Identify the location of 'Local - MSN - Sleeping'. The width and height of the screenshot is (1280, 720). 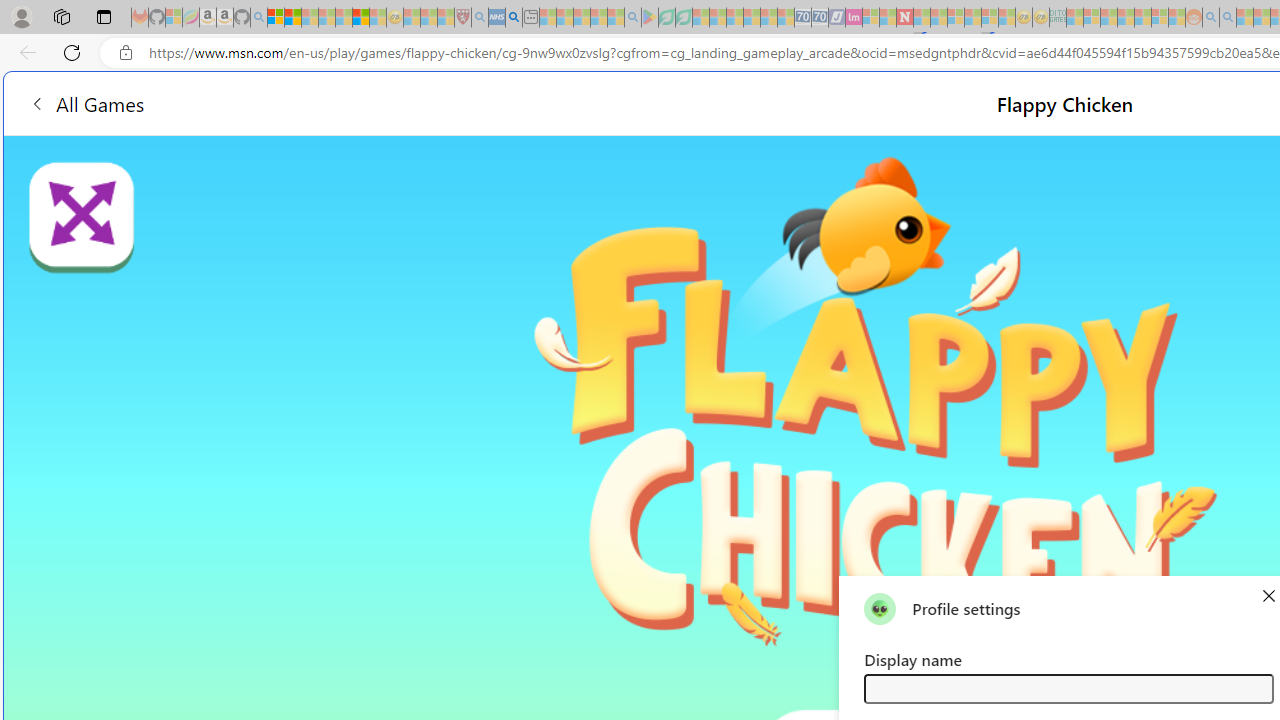
(445, 17).